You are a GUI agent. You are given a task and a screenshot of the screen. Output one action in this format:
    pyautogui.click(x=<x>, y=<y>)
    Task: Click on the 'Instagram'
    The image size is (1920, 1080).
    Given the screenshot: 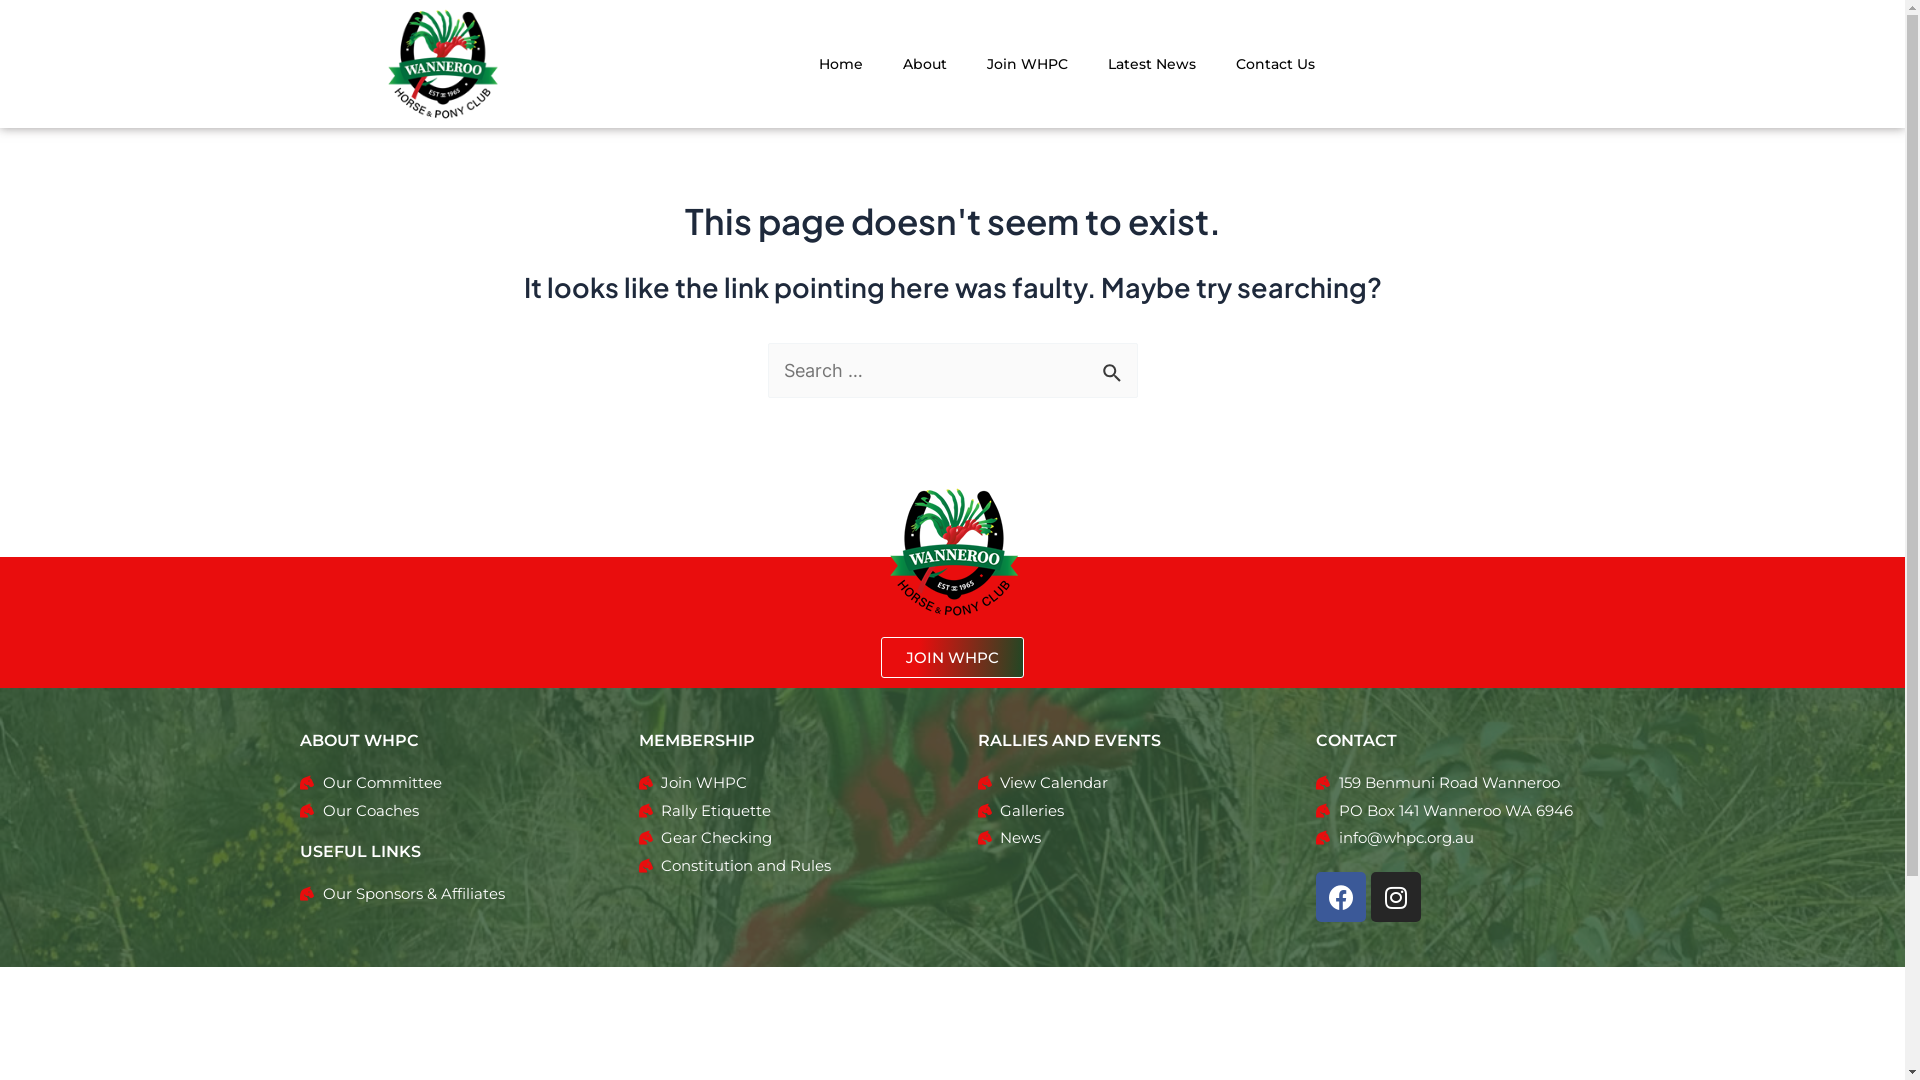 What is the action you would take?
    pyautogui.click(x=1395, y=896)
    